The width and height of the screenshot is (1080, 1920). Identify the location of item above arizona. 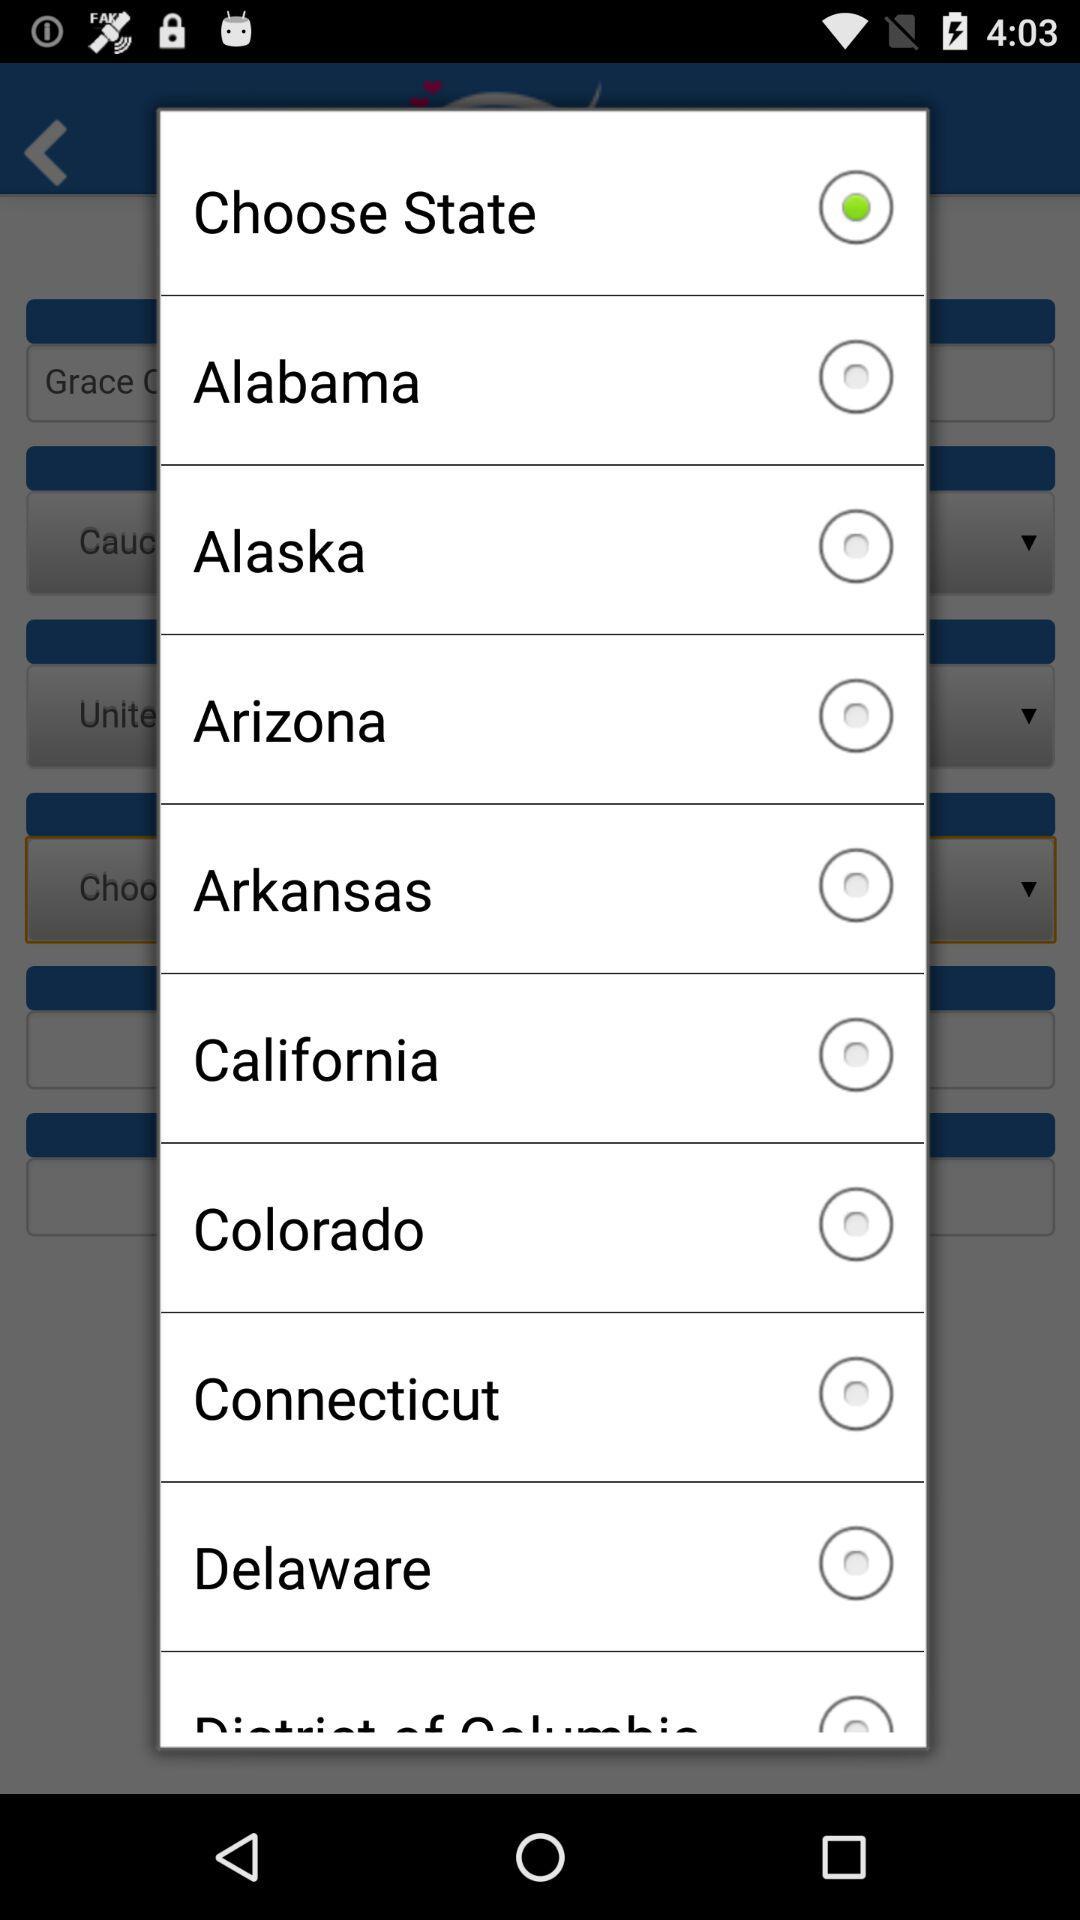
(542, 549).